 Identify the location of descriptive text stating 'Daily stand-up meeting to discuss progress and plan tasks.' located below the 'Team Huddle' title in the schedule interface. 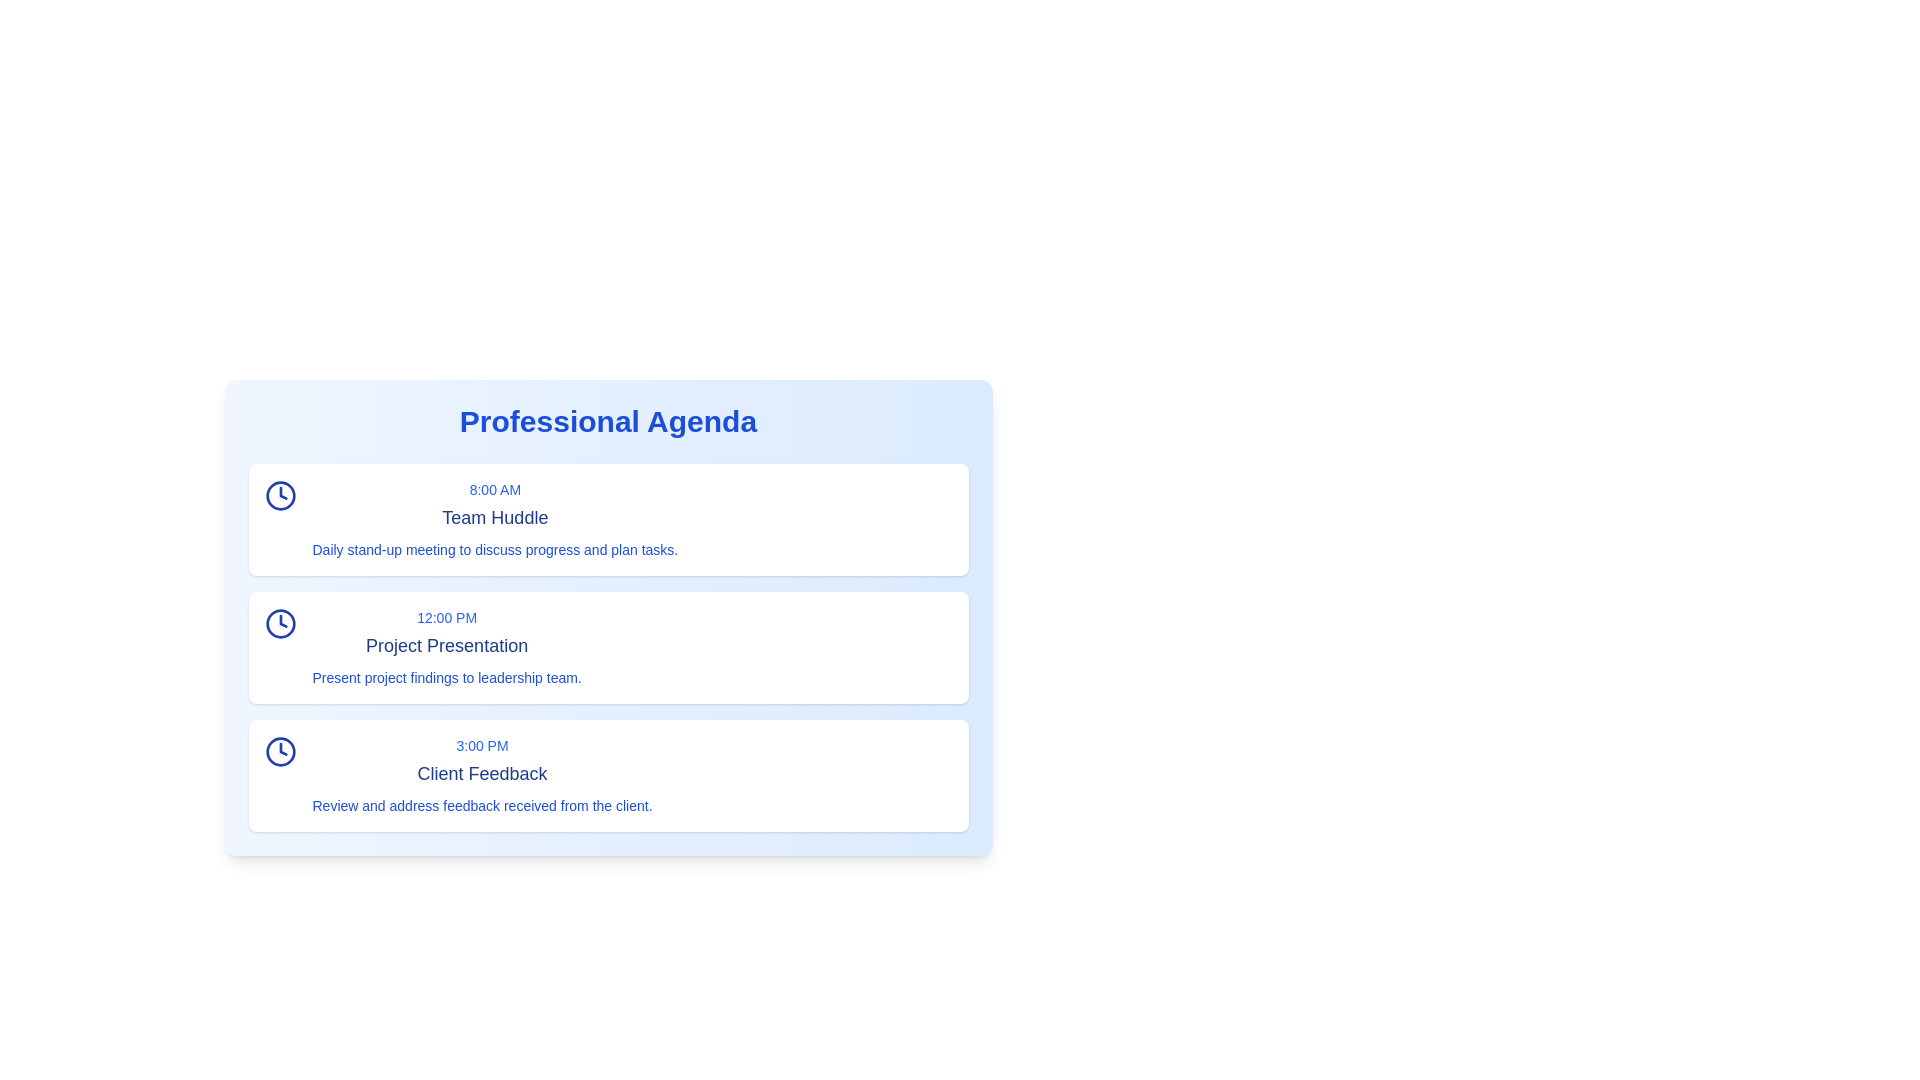
(495, 550).